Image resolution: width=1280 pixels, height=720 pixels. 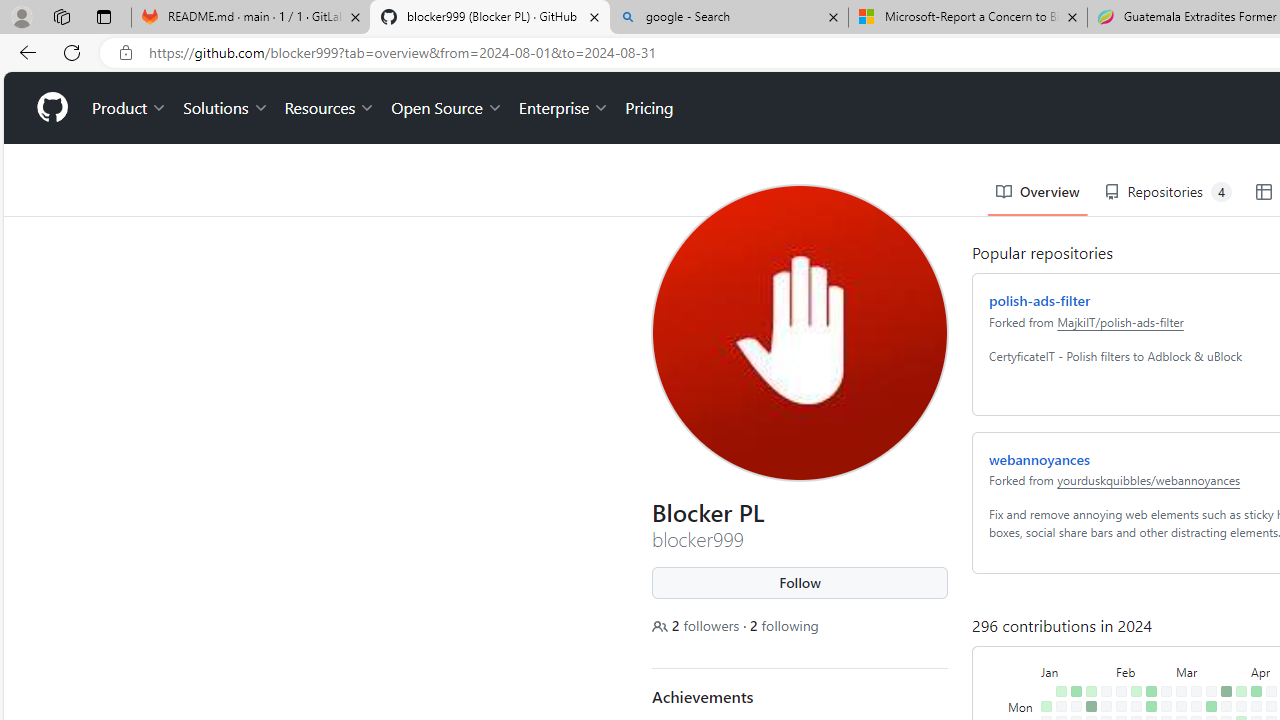 What do you see at coordinates (1177, 664) in the screenshot?
I see `'No contributions on March 6th.'` at bounding box center [1177, 664].